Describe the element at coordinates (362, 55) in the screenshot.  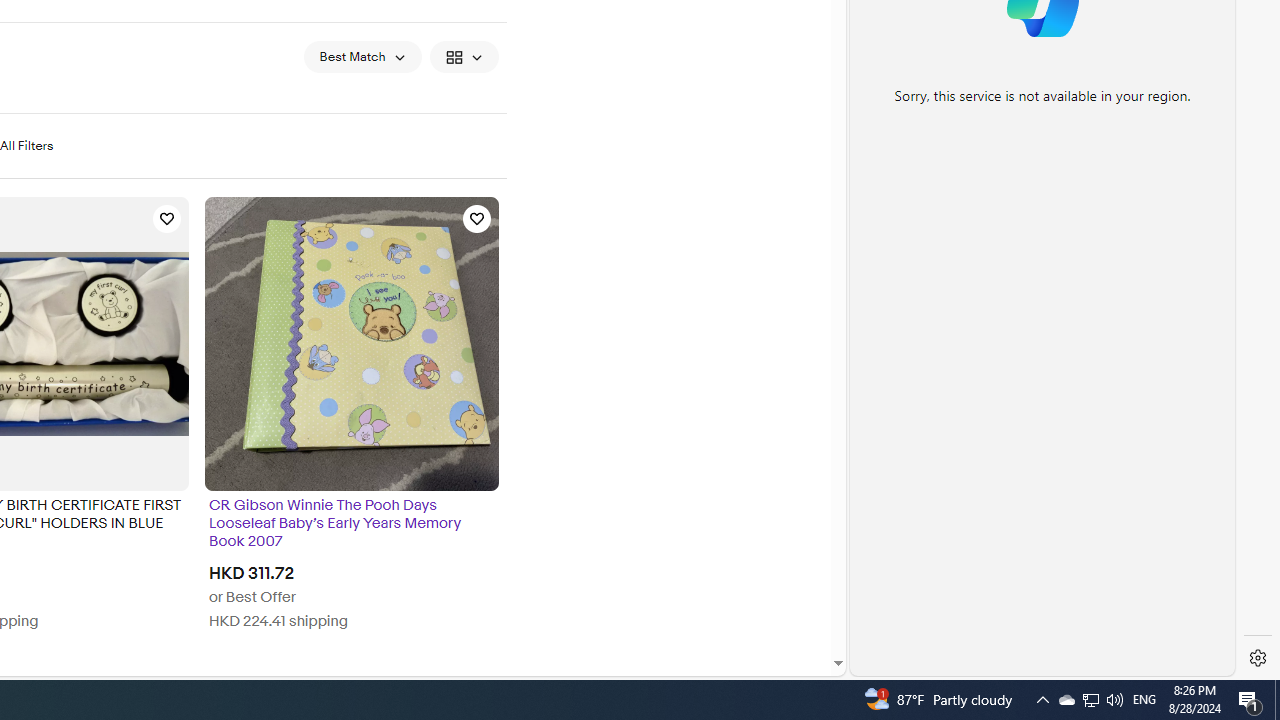
I see `'Sort: Best Match'` at that location.